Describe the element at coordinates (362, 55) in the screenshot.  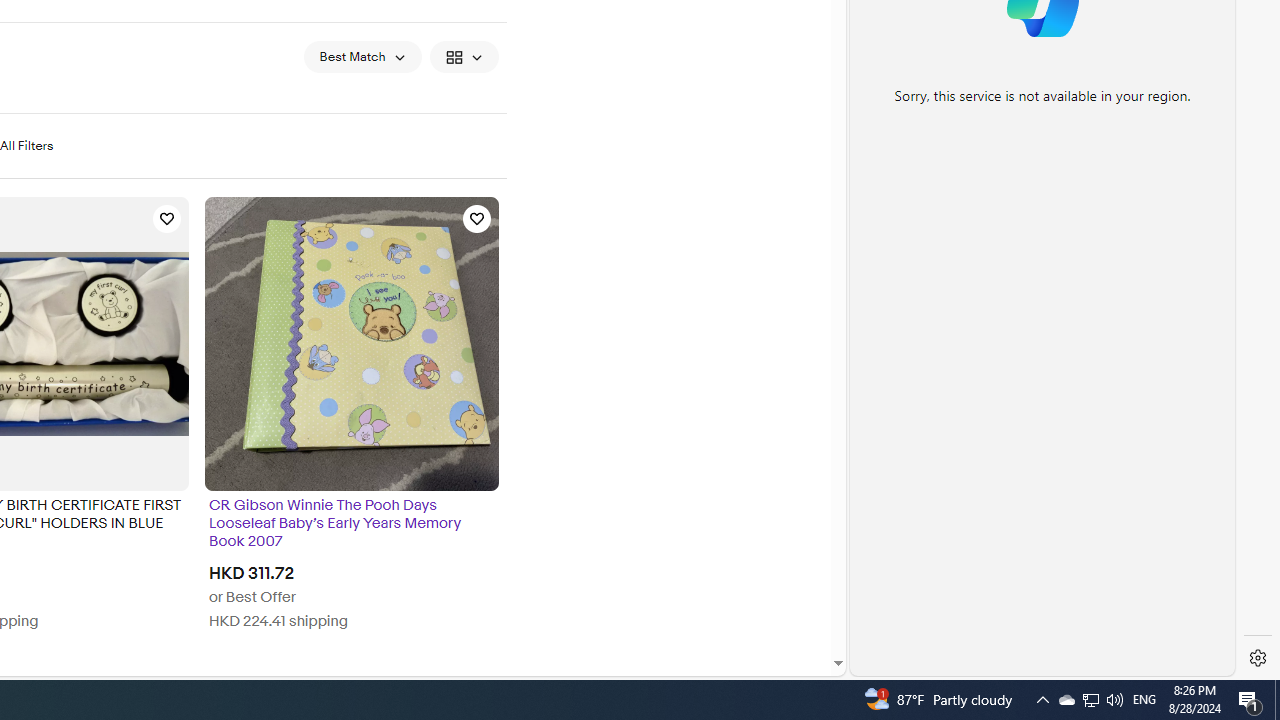
I see `'Sort: Best Match'` at that location.